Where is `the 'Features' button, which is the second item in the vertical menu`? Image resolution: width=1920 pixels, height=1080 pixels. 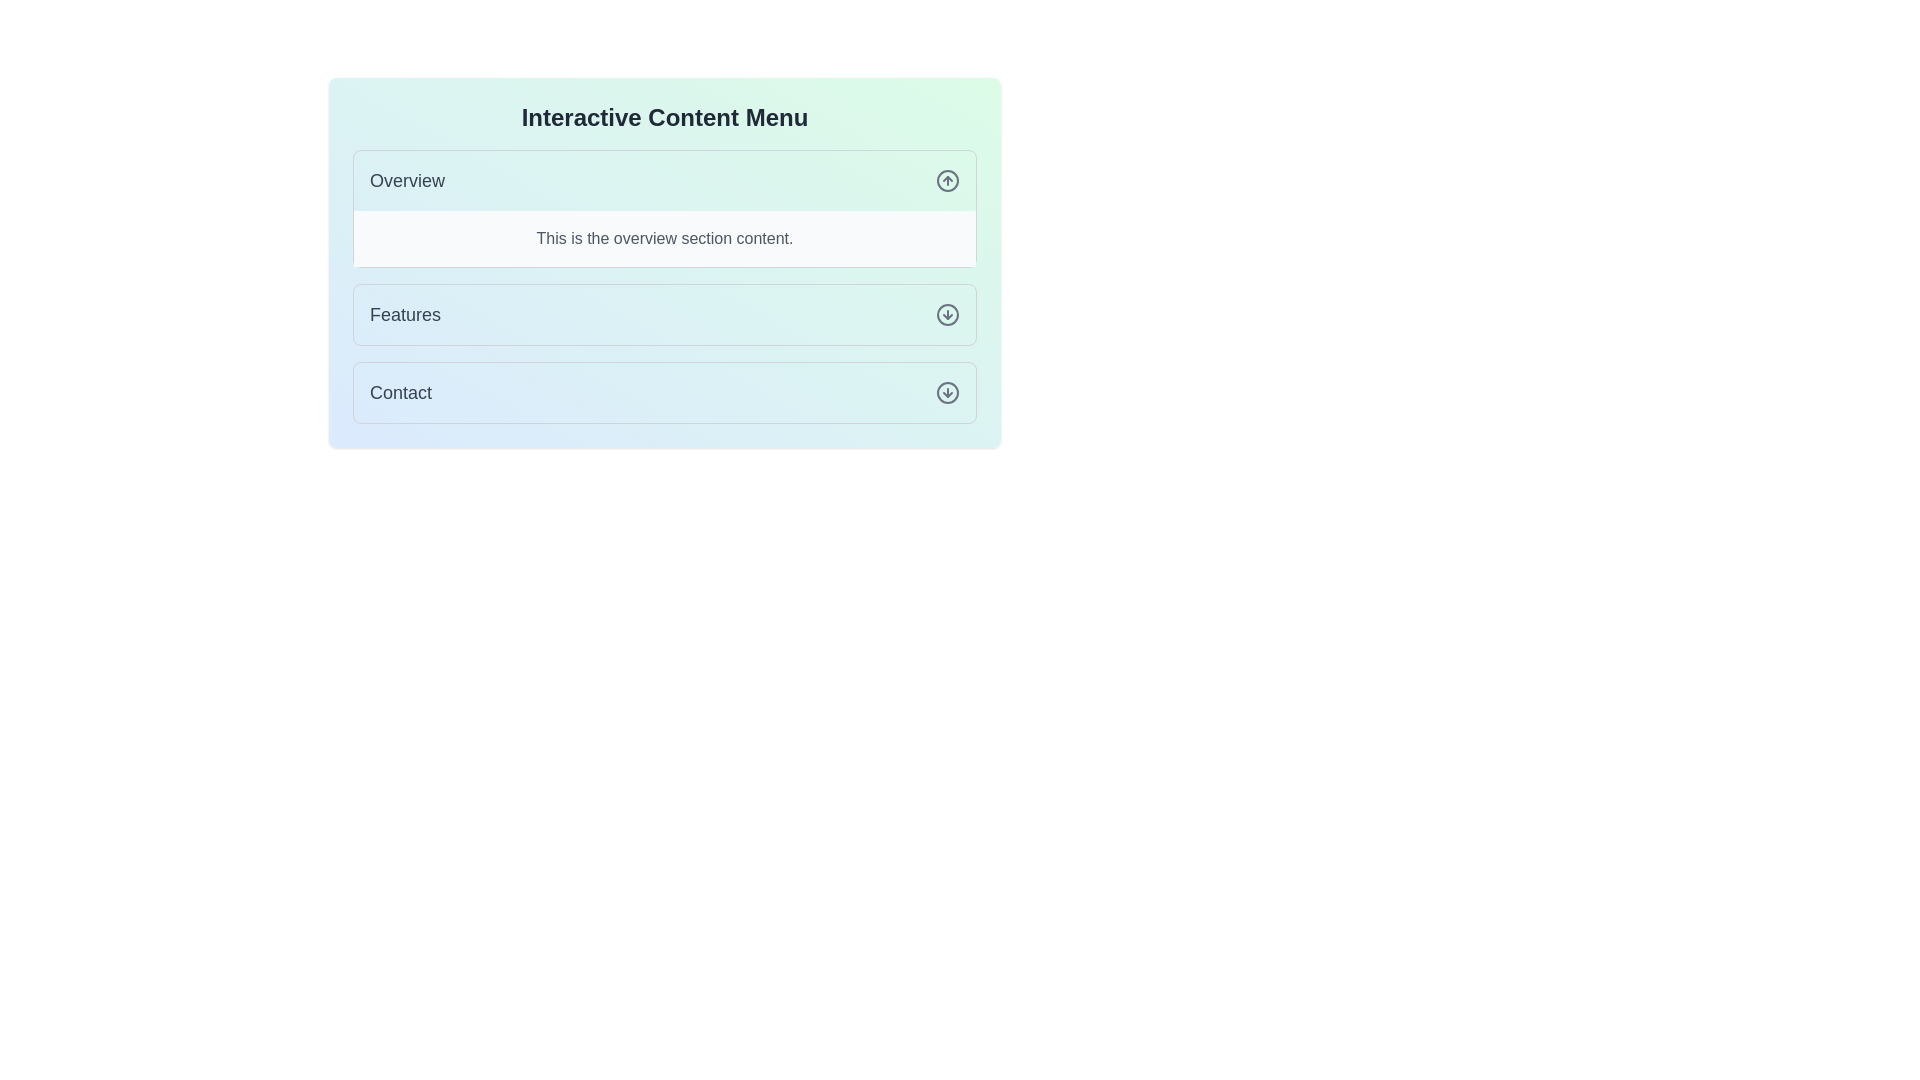
the 'Features' button, which is the second item in the vertical menu is located at coordinates (665, 315).